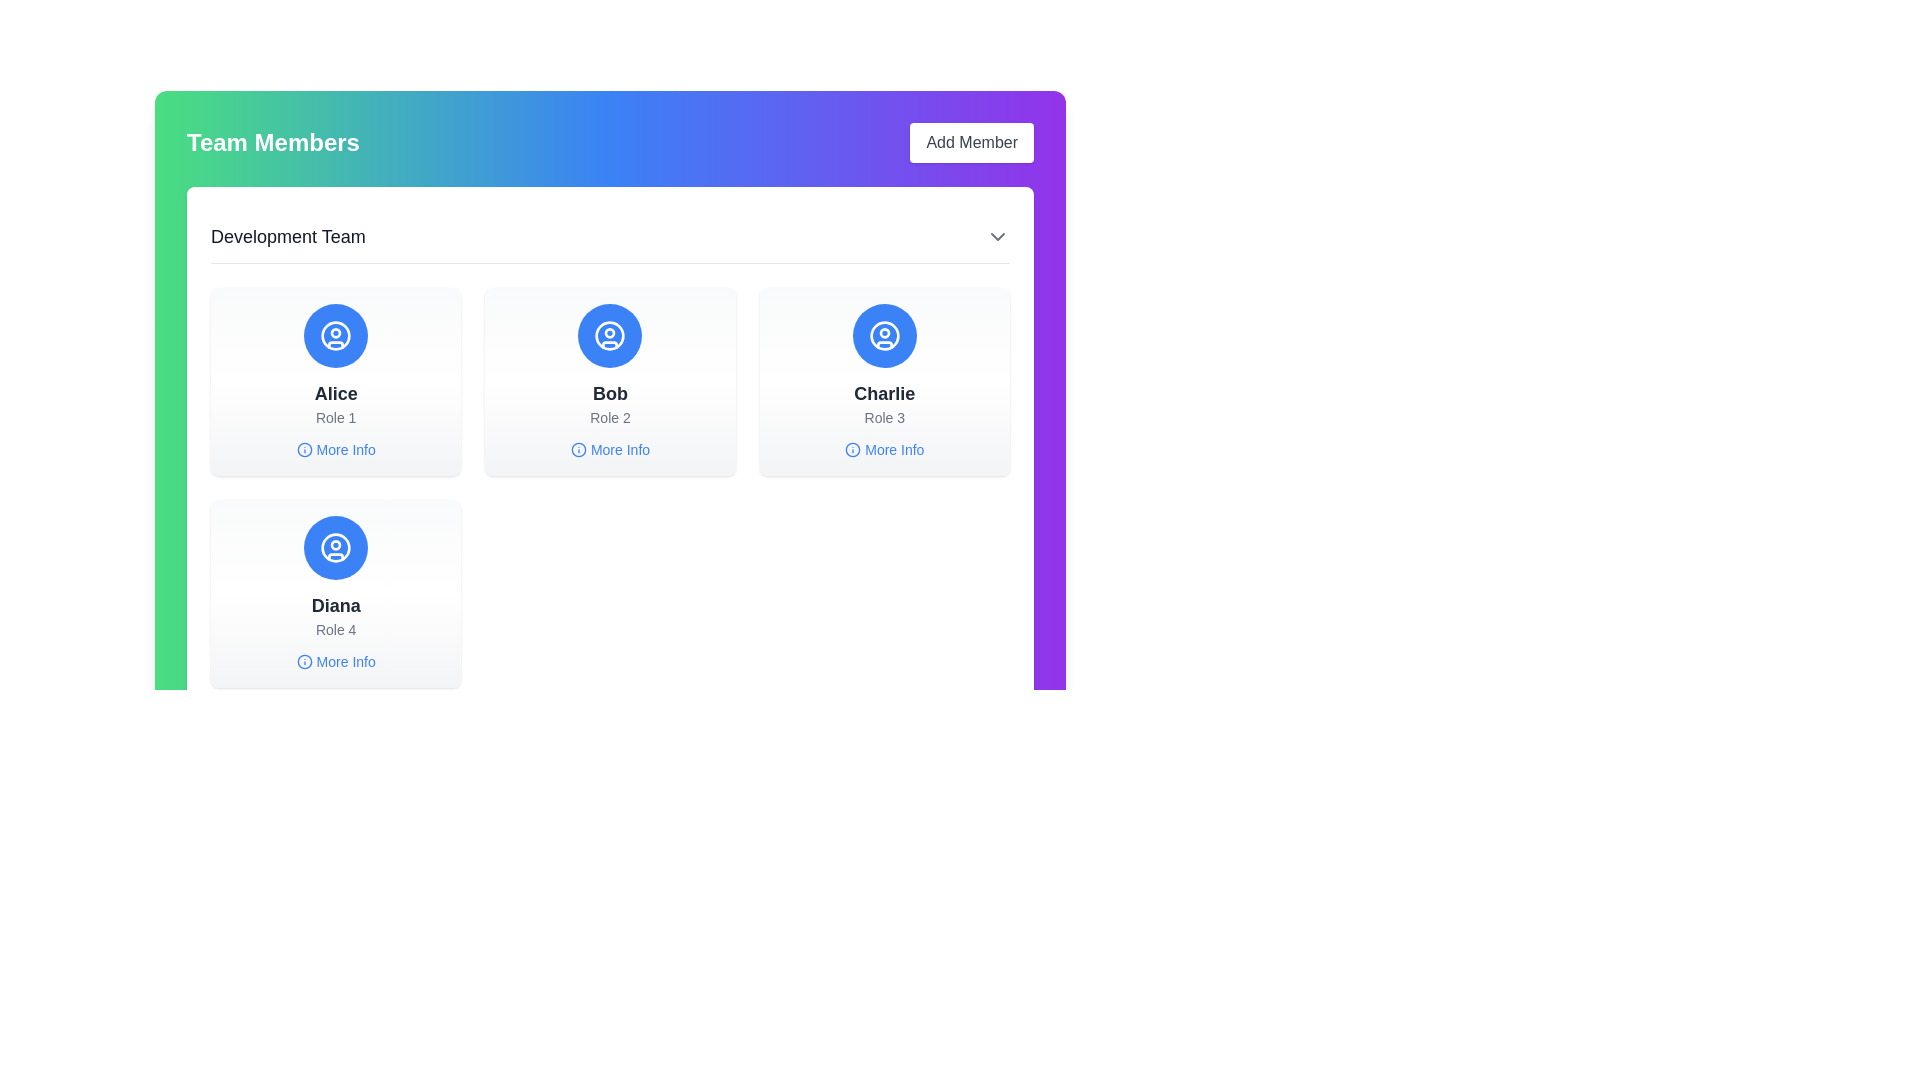 Image resolution: width=1920 pixels, height=1080 pixels. I want to click on the user profile SVG icon representing team member 'Diana' located in the lower-left segment of the grid under the 'Development Team' section, so click(336, 547).